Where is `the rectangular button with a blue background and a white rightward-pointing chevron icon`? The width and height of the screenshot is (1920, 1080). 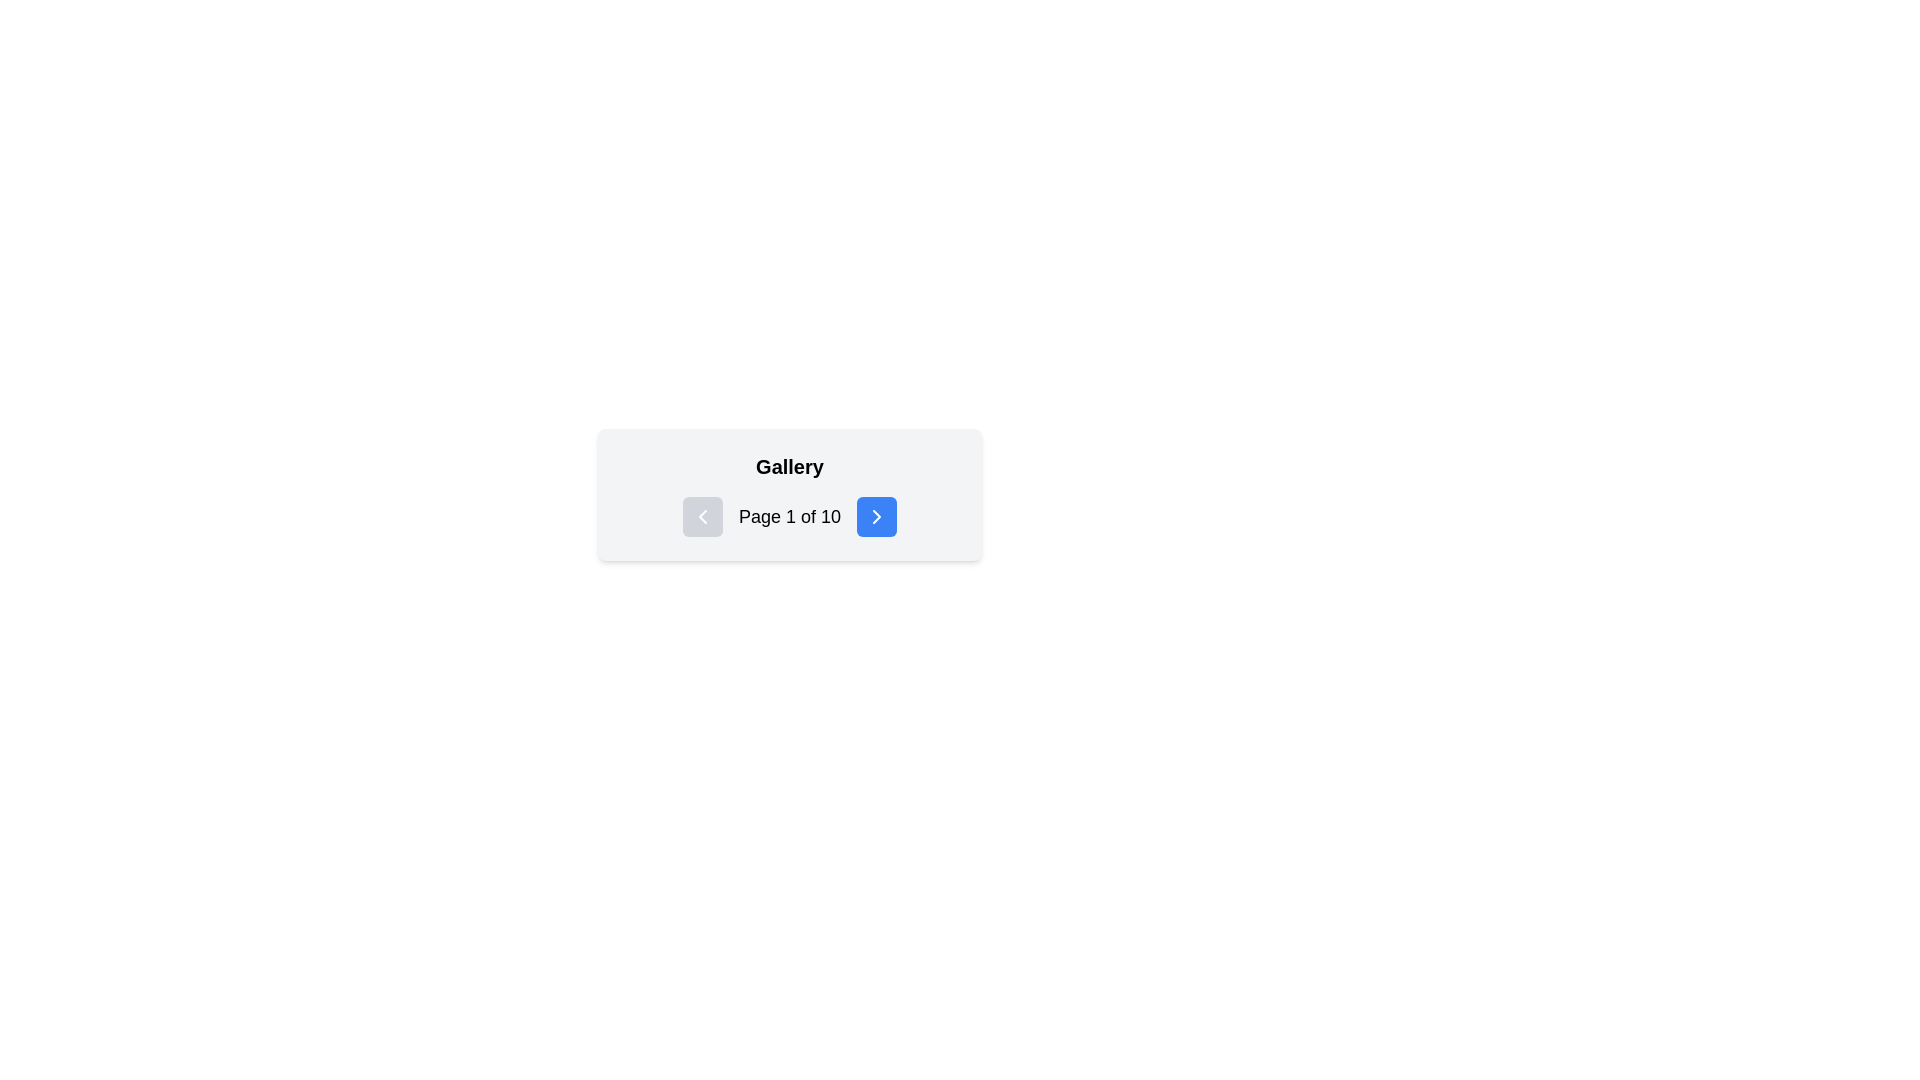
the rectangular button with a blue background and a white rightward-pointing chevron icon is located at coordinates (877, 515).